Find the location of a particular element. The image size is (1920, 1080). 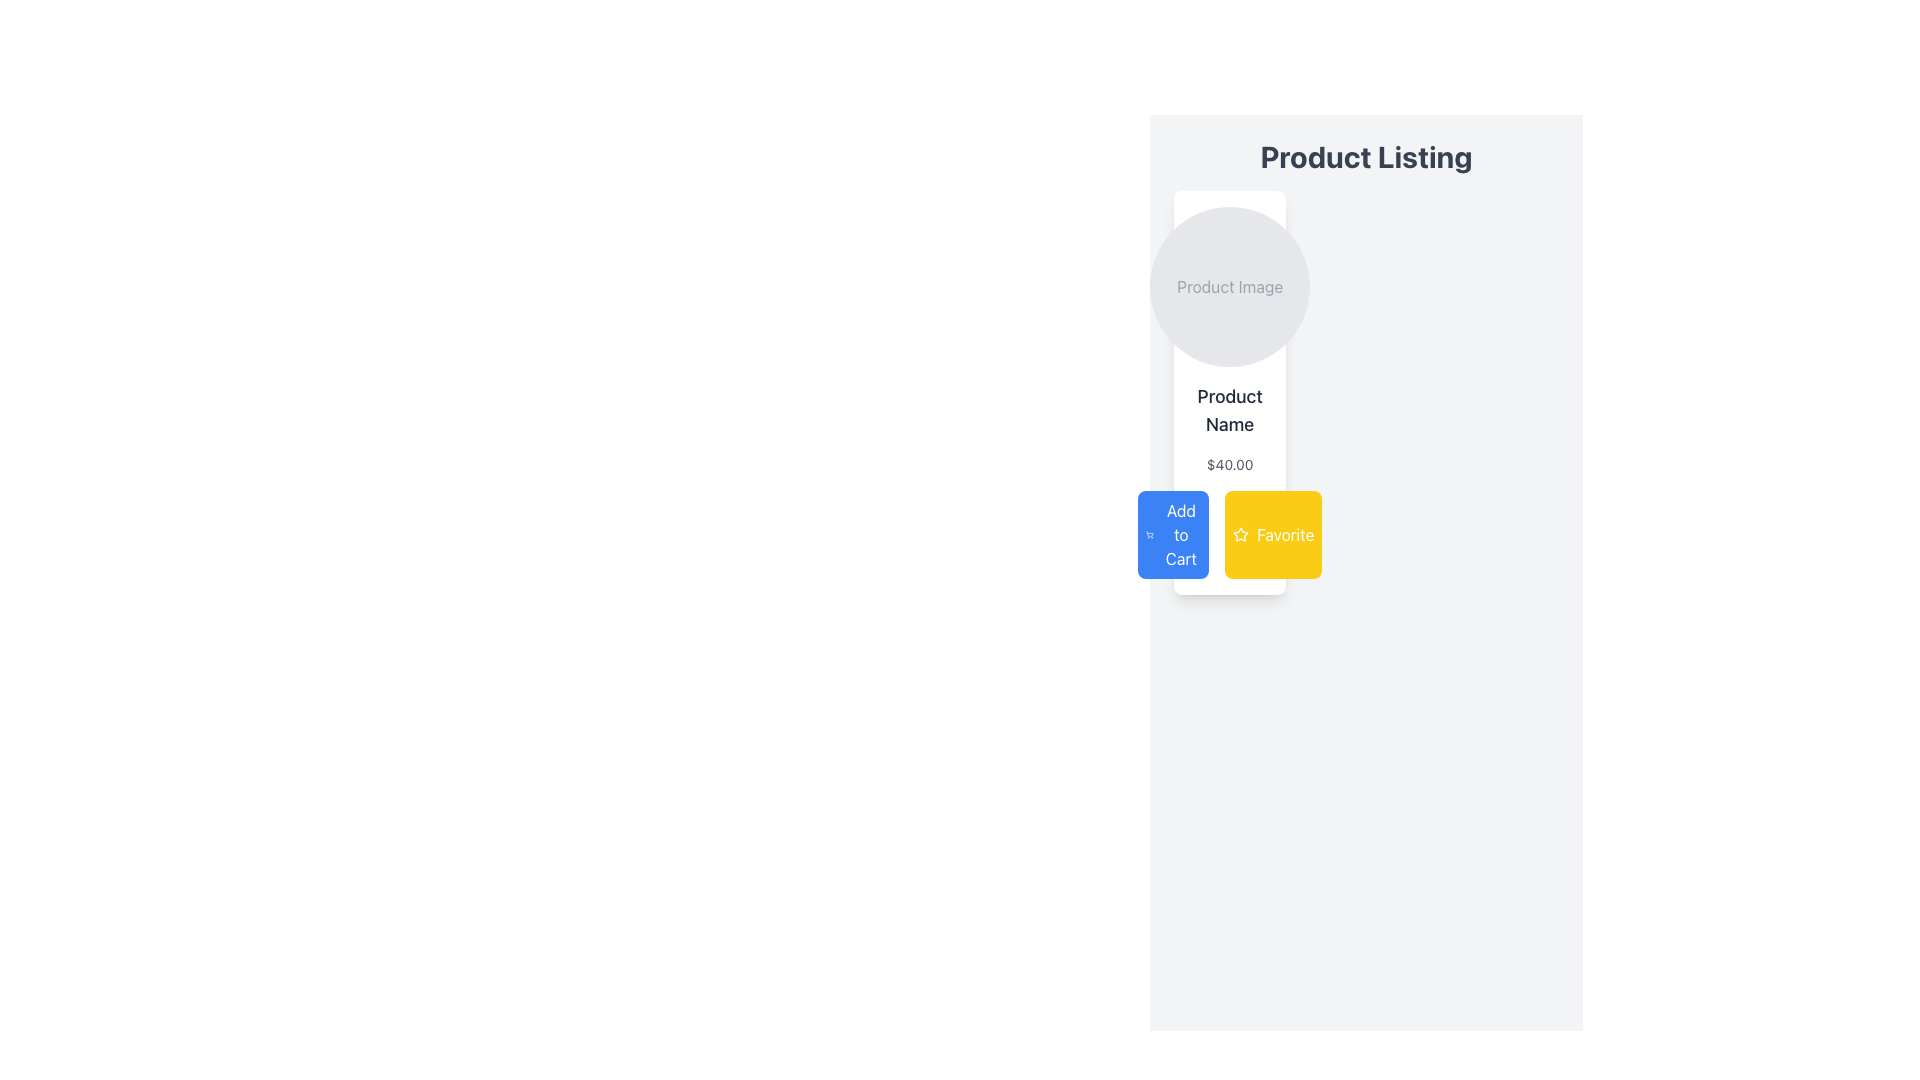

the star icon within the yellow 'Favorite' button located at the bottom-right area of the product card is located at coordinates (1240, 534).